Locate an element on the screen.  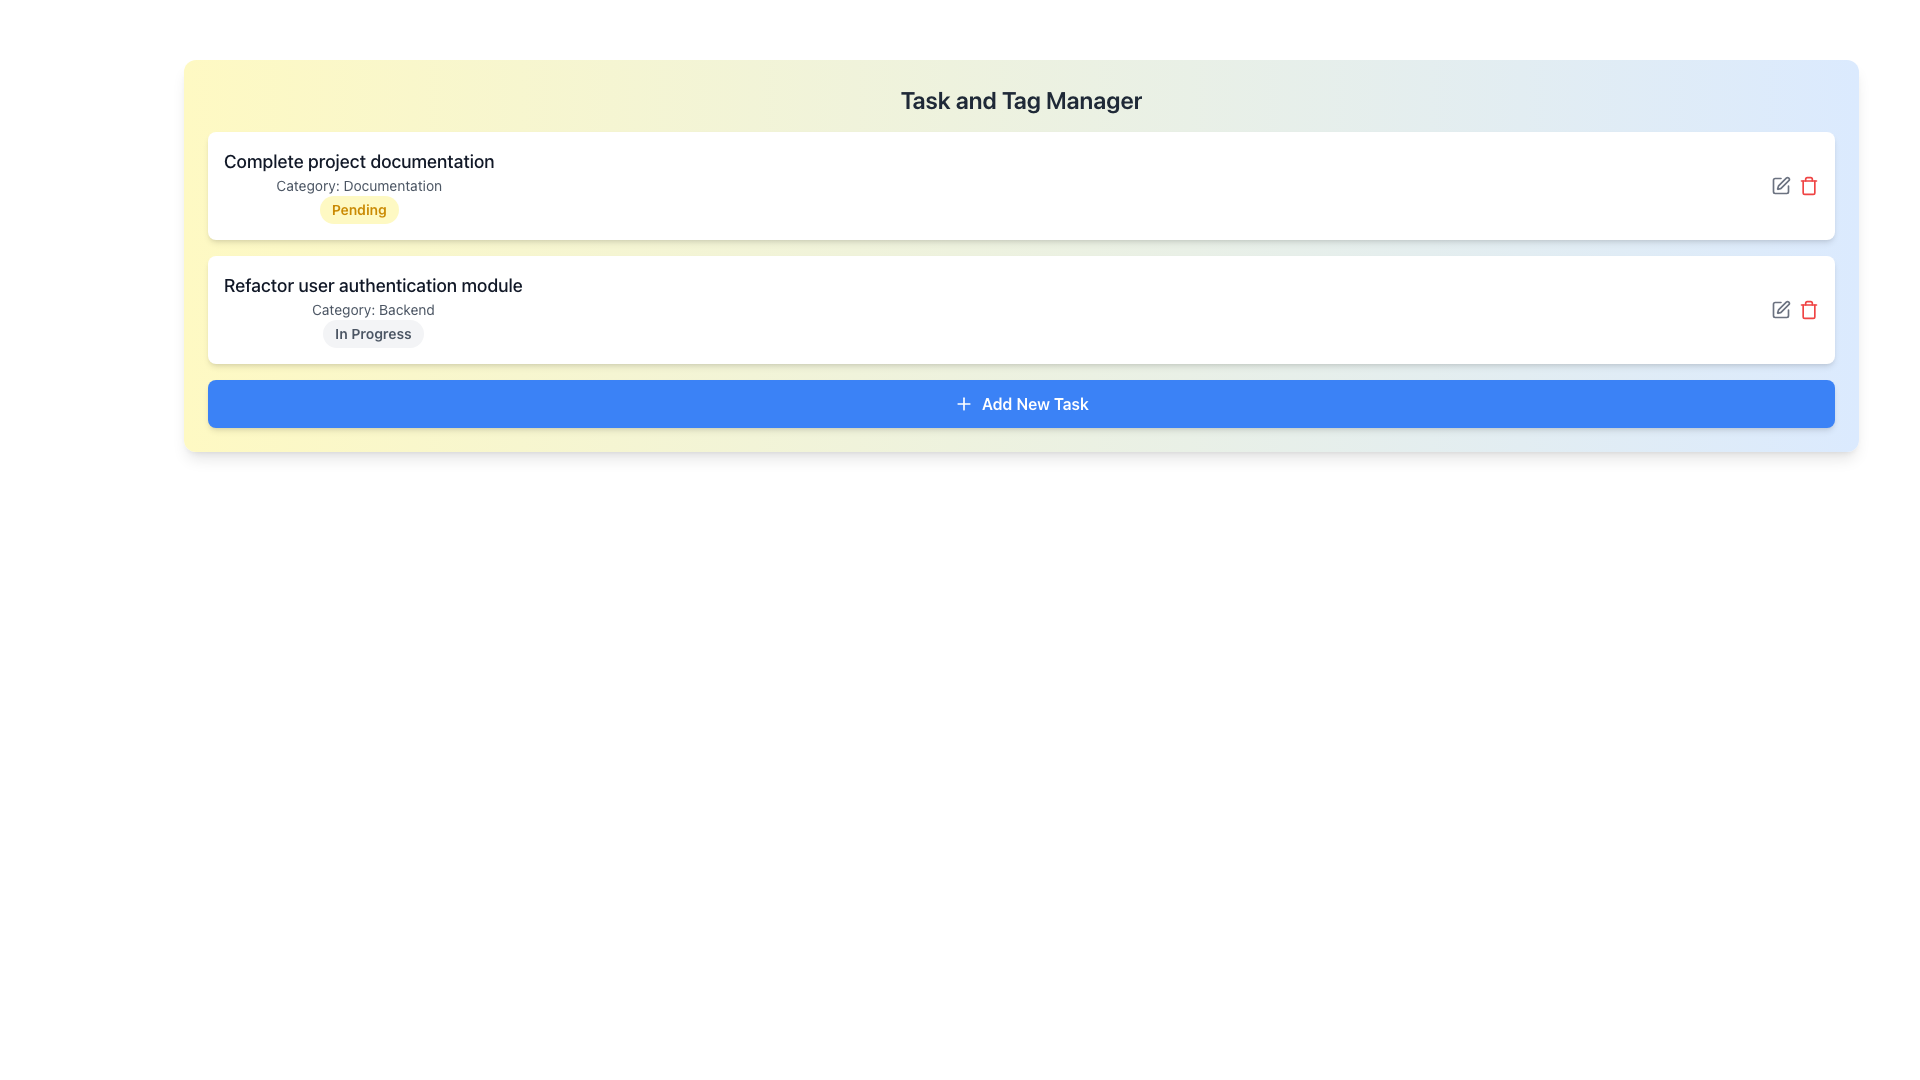
the button located at the bottom of the 'Task and Tag Manager' card is located at coordinates (1021, 404).